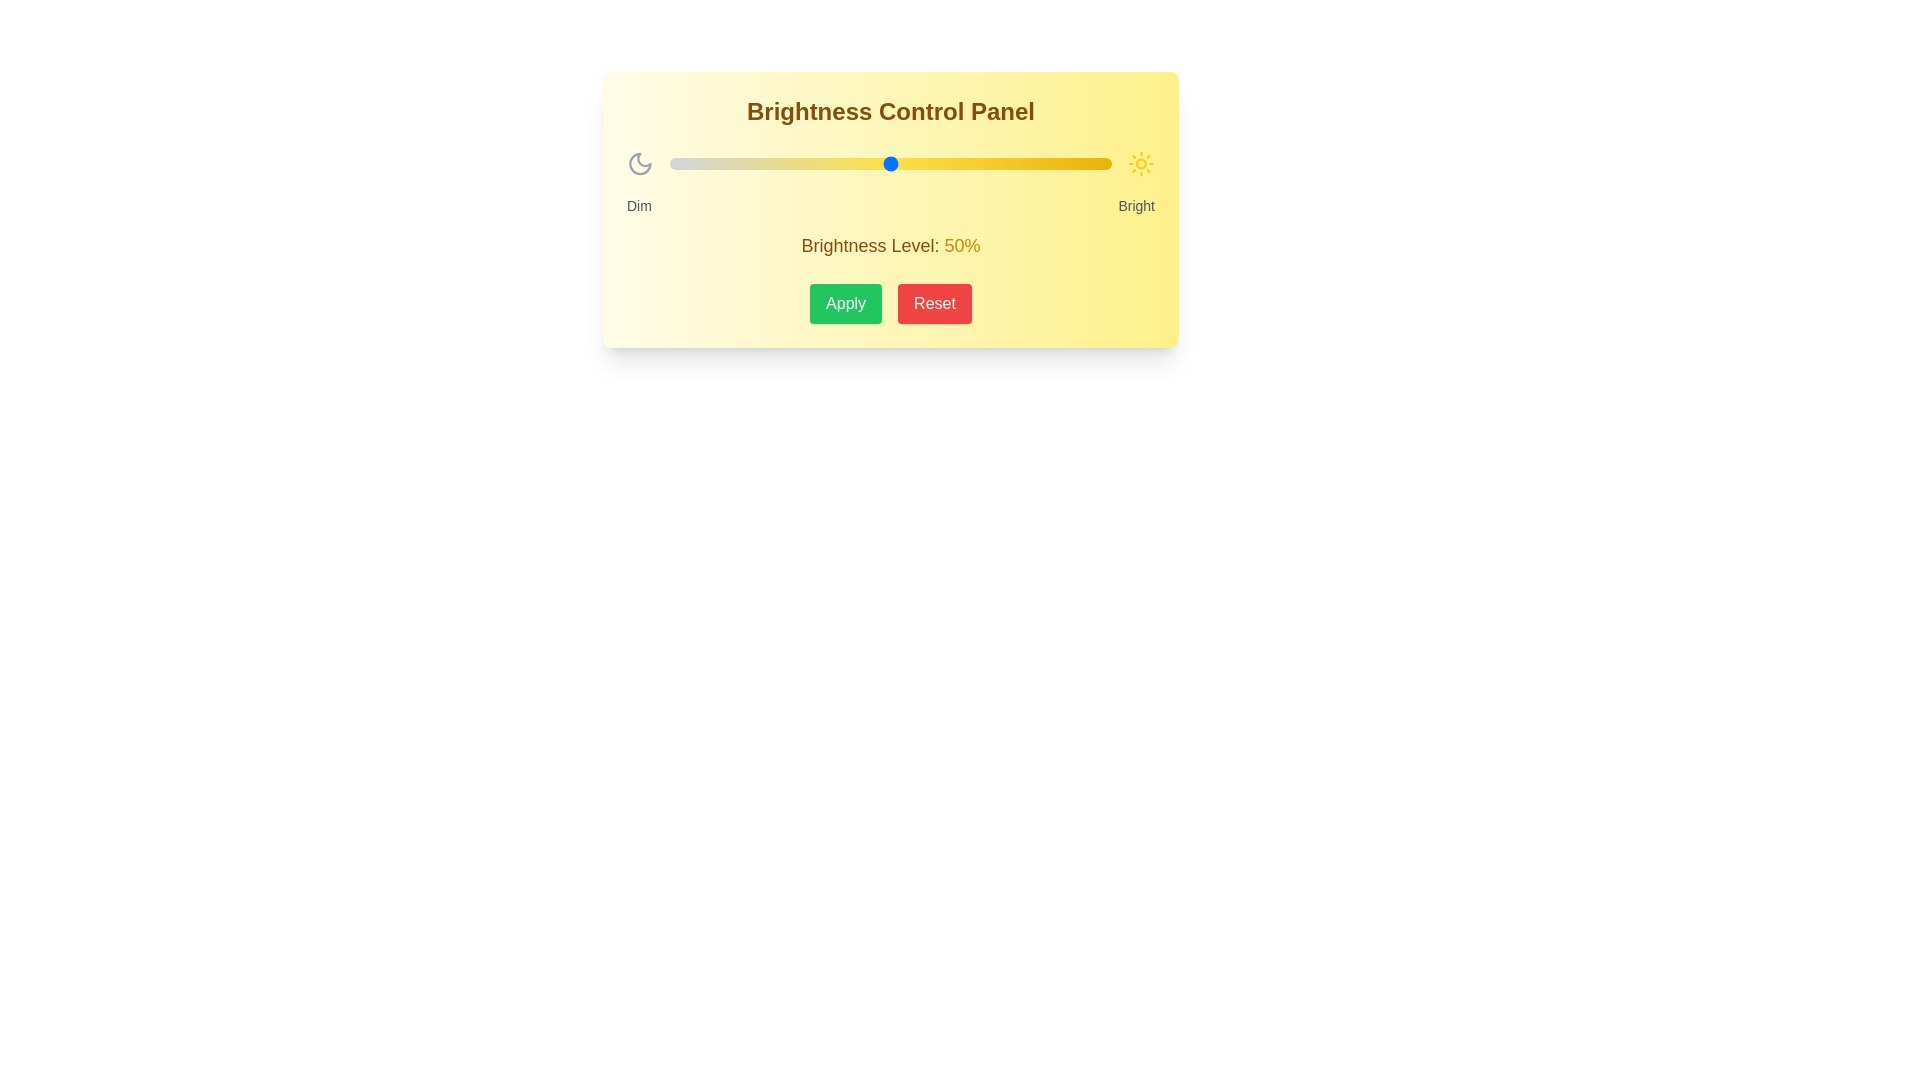 Image resolution: width=1920 pixels, height=1080 pixels. What do you see at coordinates (938, 163) in the screenshot?
I see `the brightness slider to 61%` at bounding box center [938, 163].